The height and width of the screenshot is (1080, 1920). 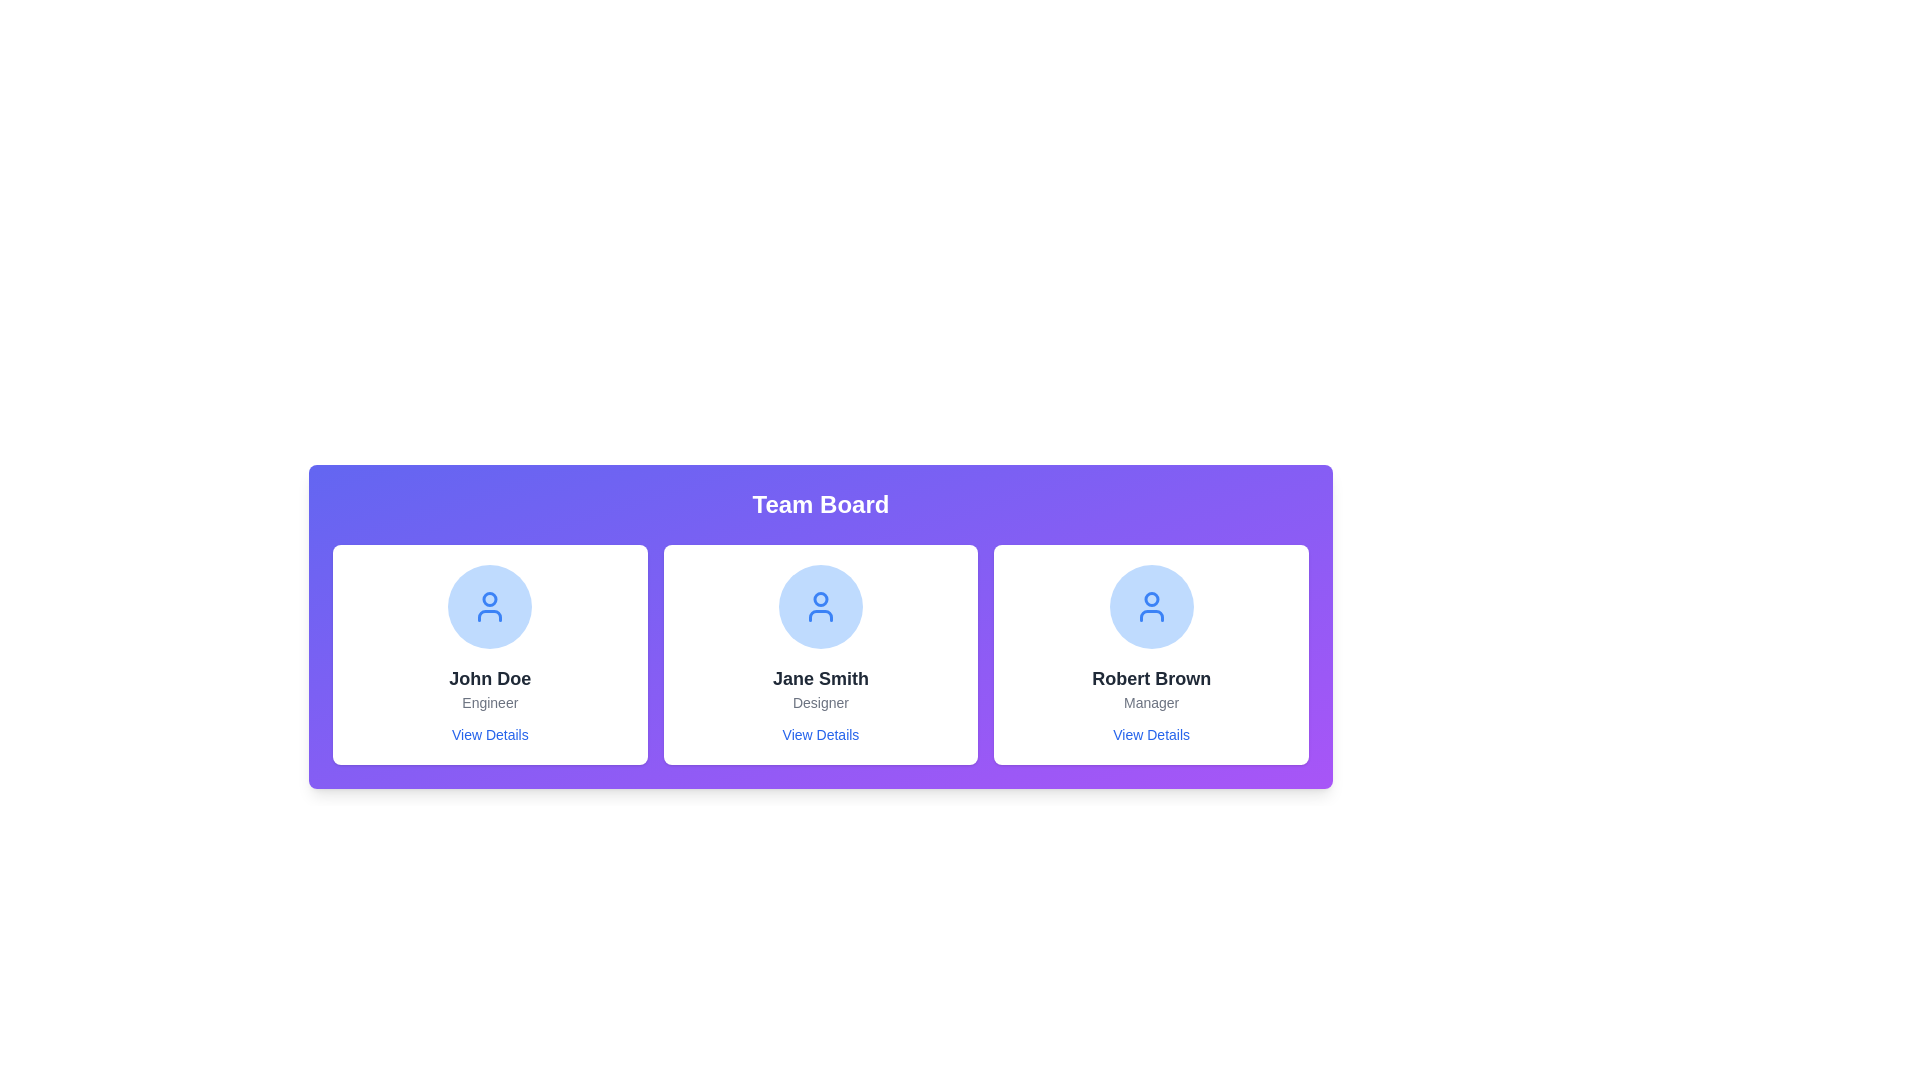 I want to click on the small circular graphical decoration within the user icon representing 'John Doe' on the Team Board, so click(x=490, y=598).